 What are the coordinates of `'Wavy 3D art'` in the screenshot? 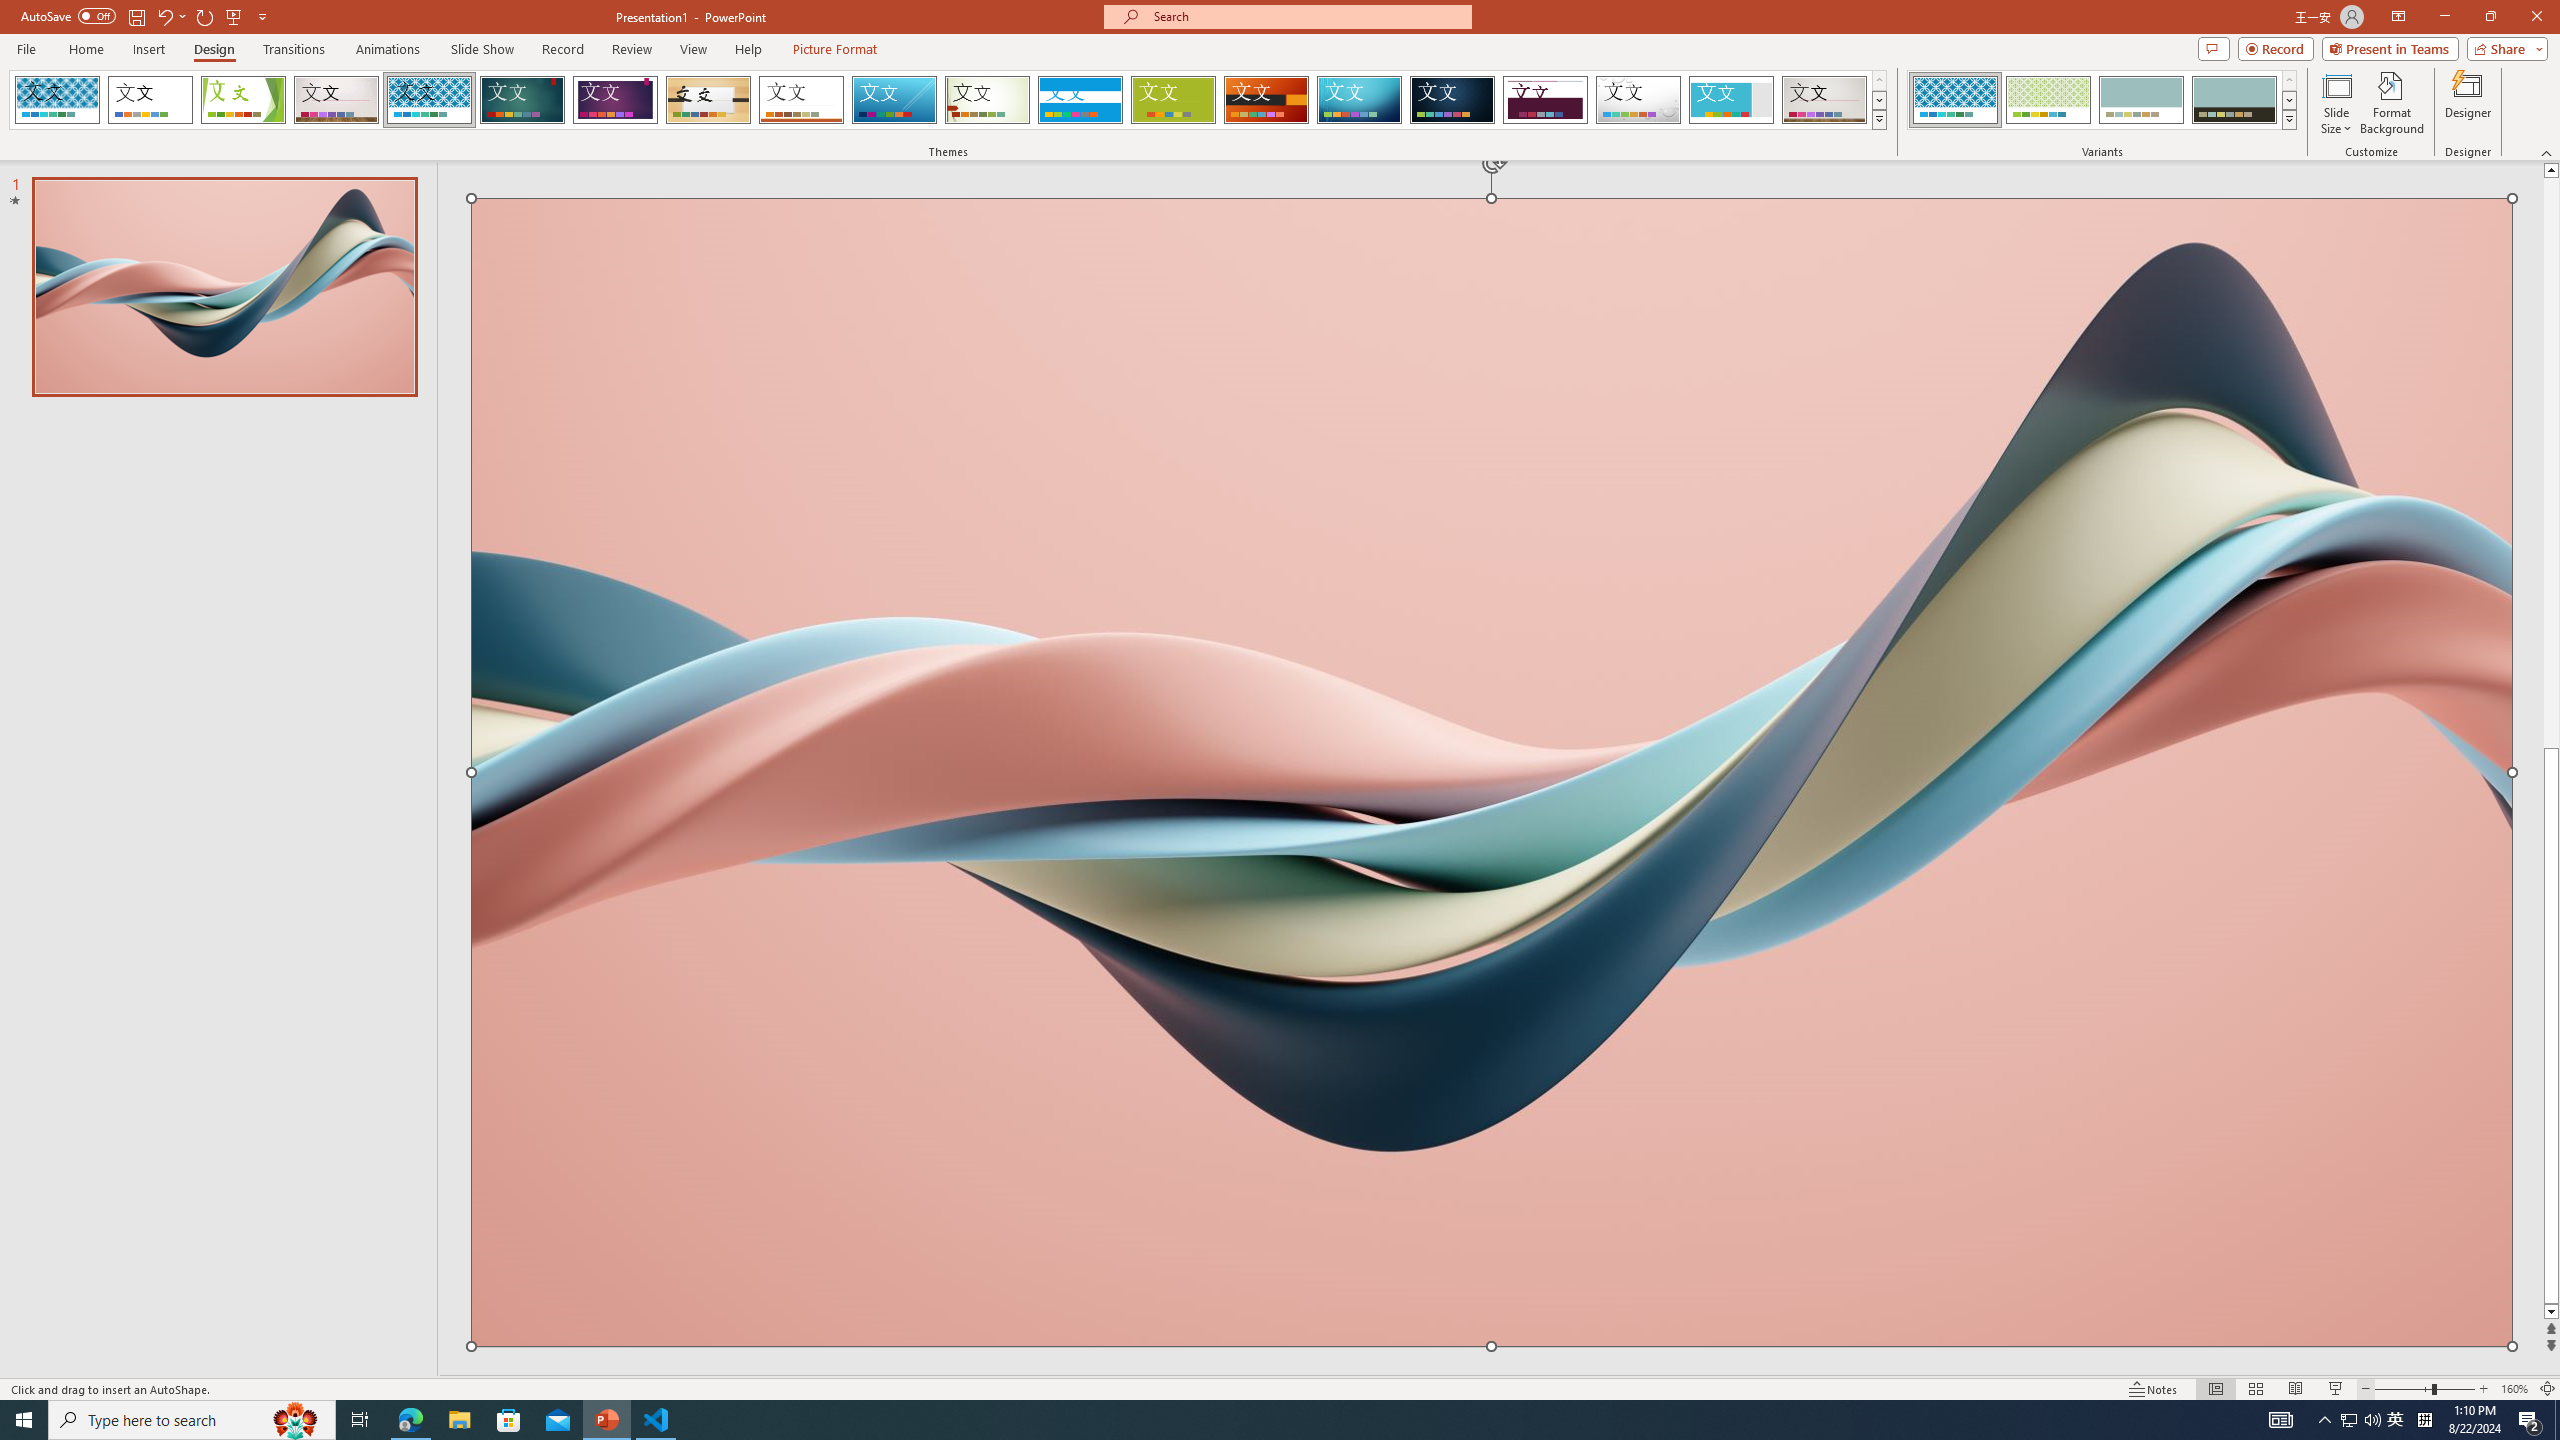 It's located at (1491, 771).